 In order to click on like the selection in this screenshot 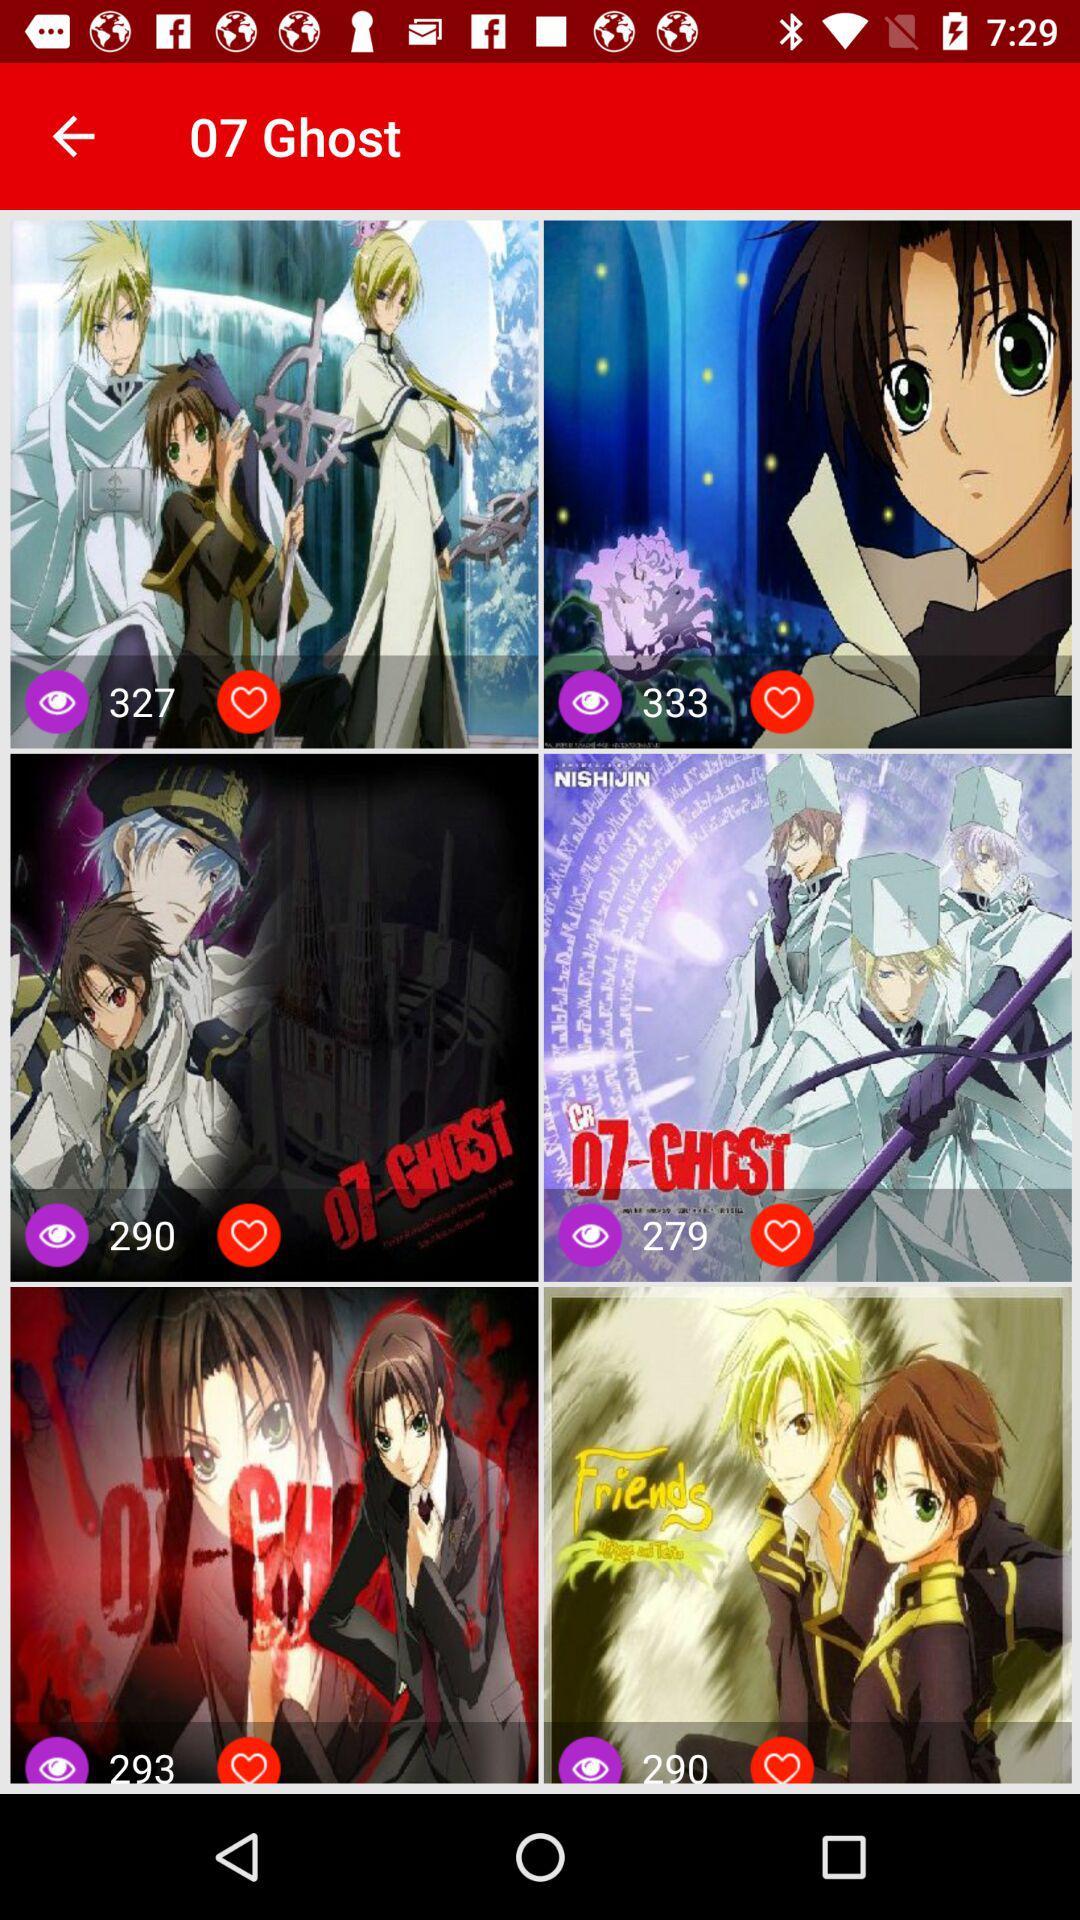, I will do `click(248, 701)`.